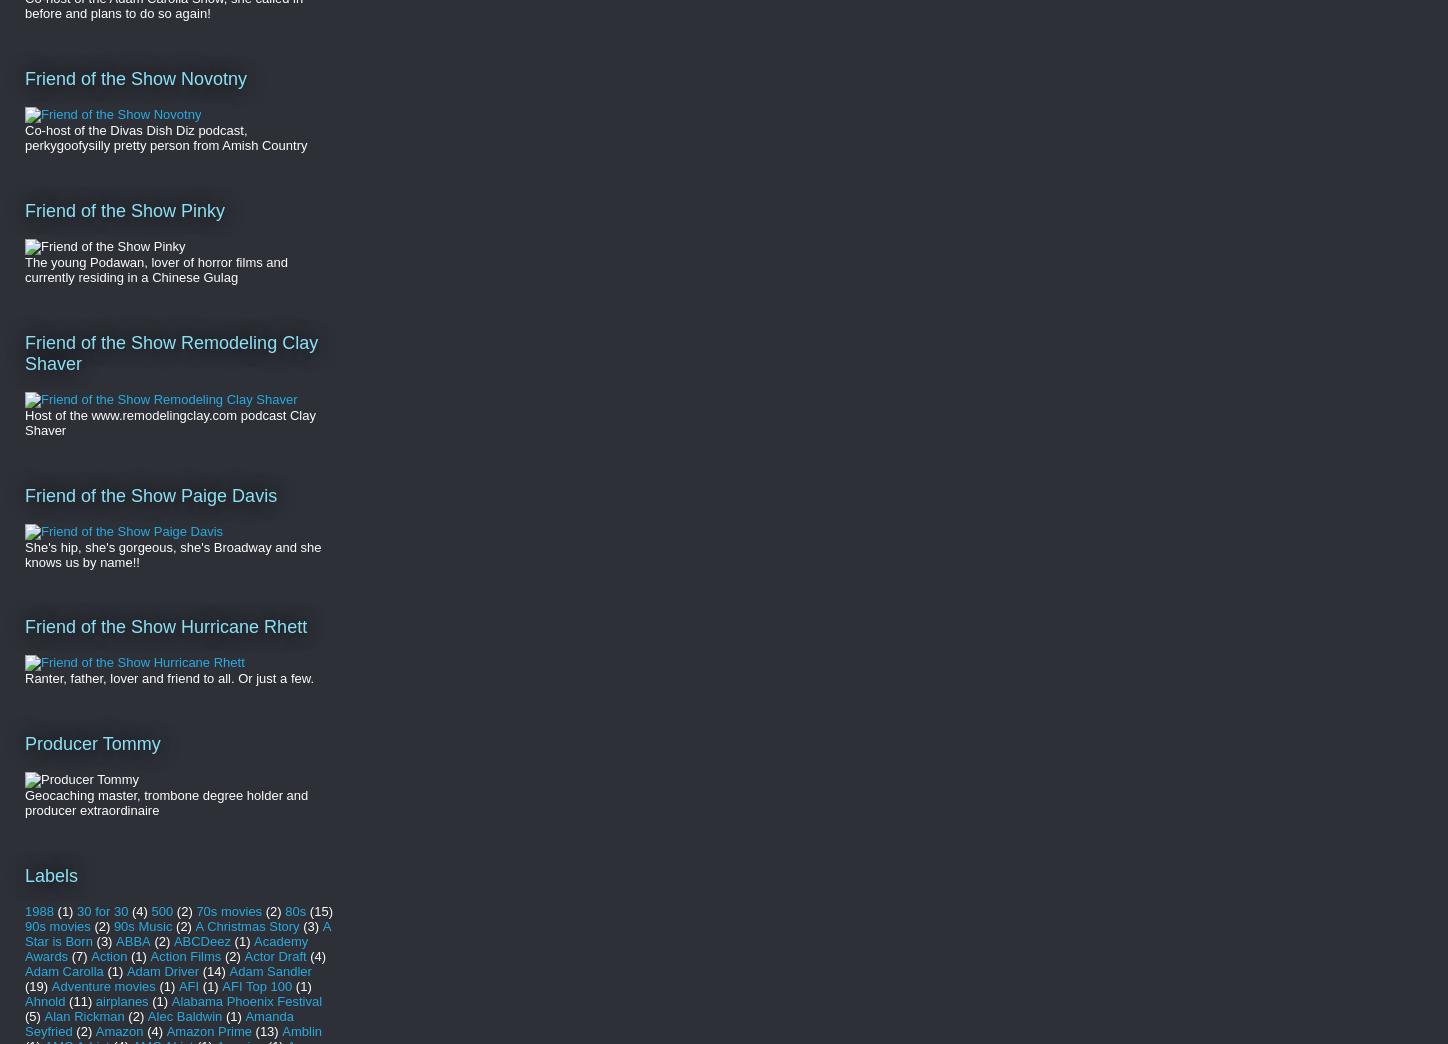 This screenshot has width=1448, height=1044. I want to click on 'Amblin', so click(301, 1030).